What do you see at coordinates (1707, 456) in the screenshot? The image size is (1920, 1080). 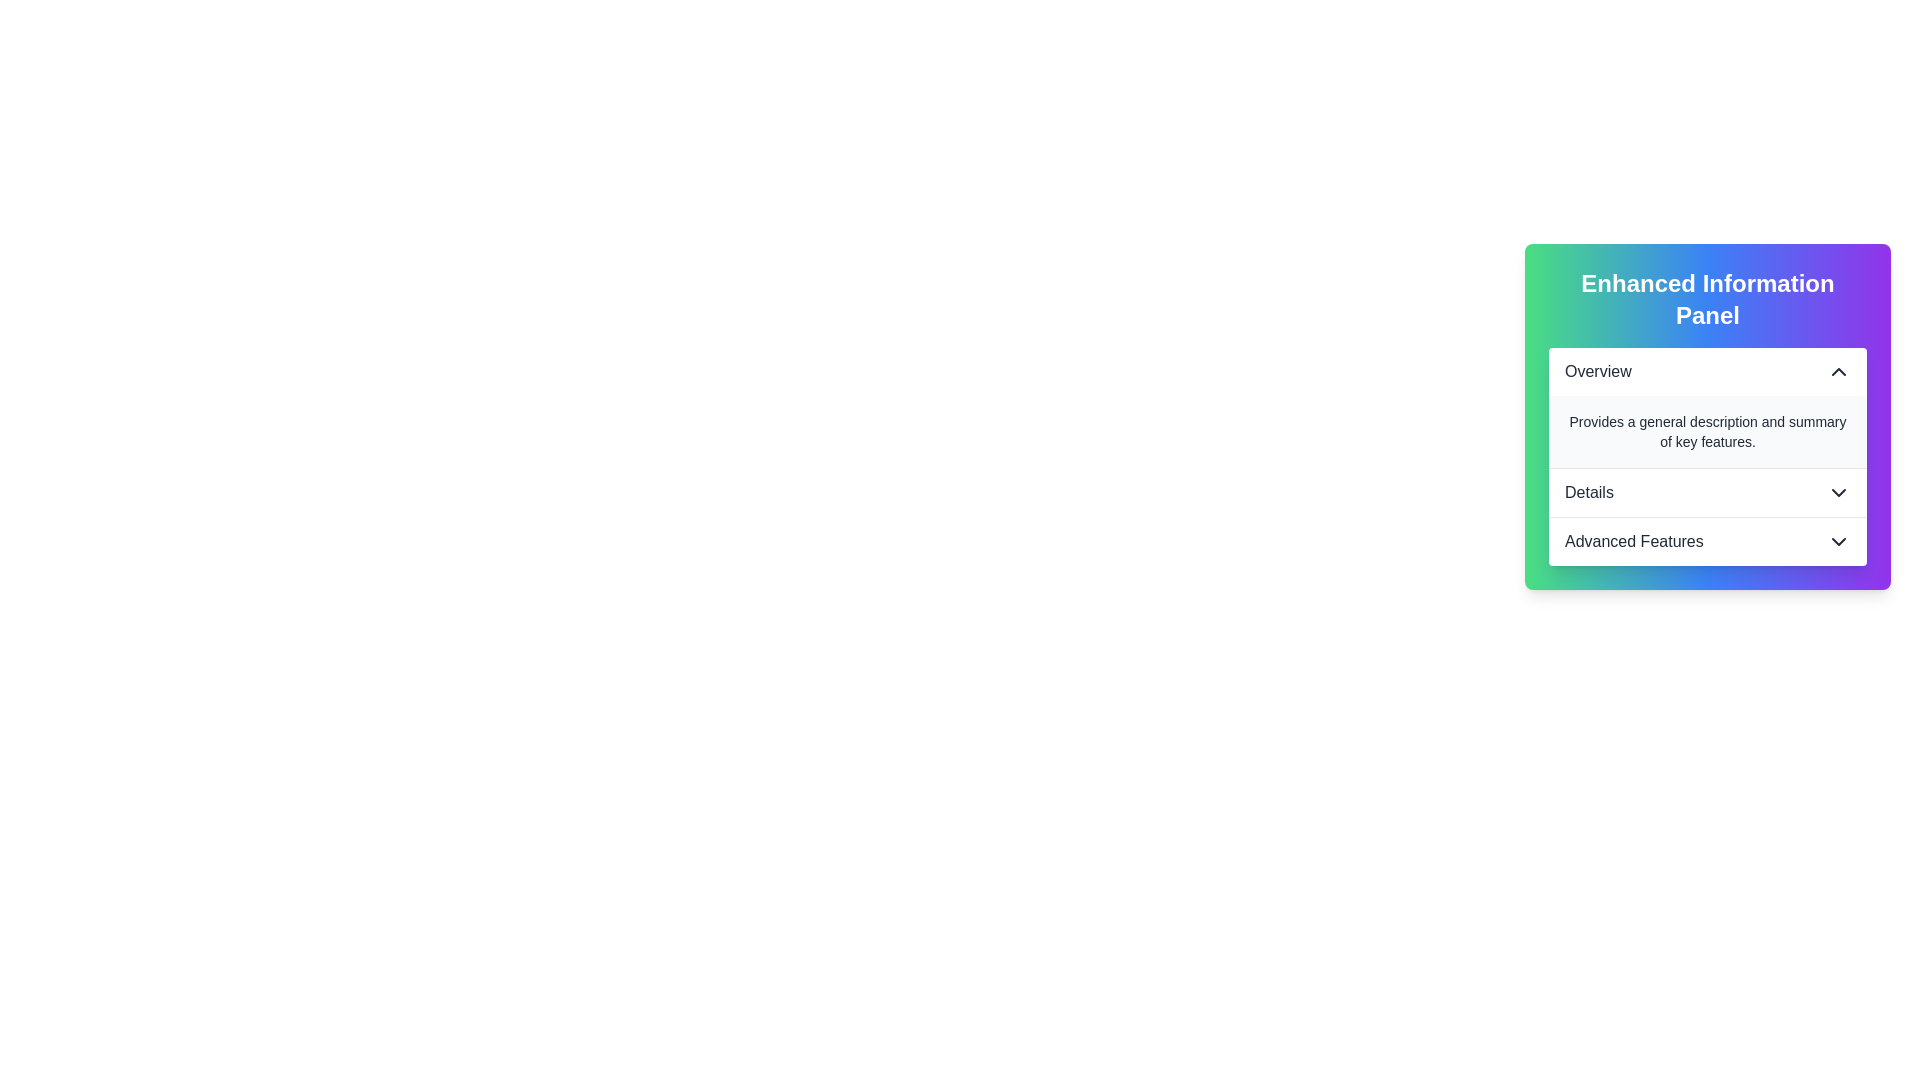 I see `the Collapsible information panel section element that contains the 'Overview' text and an upward-facing chevron icon, located under the 'Enhanced Information Panel' heading` at bounding box center [1707, 456].